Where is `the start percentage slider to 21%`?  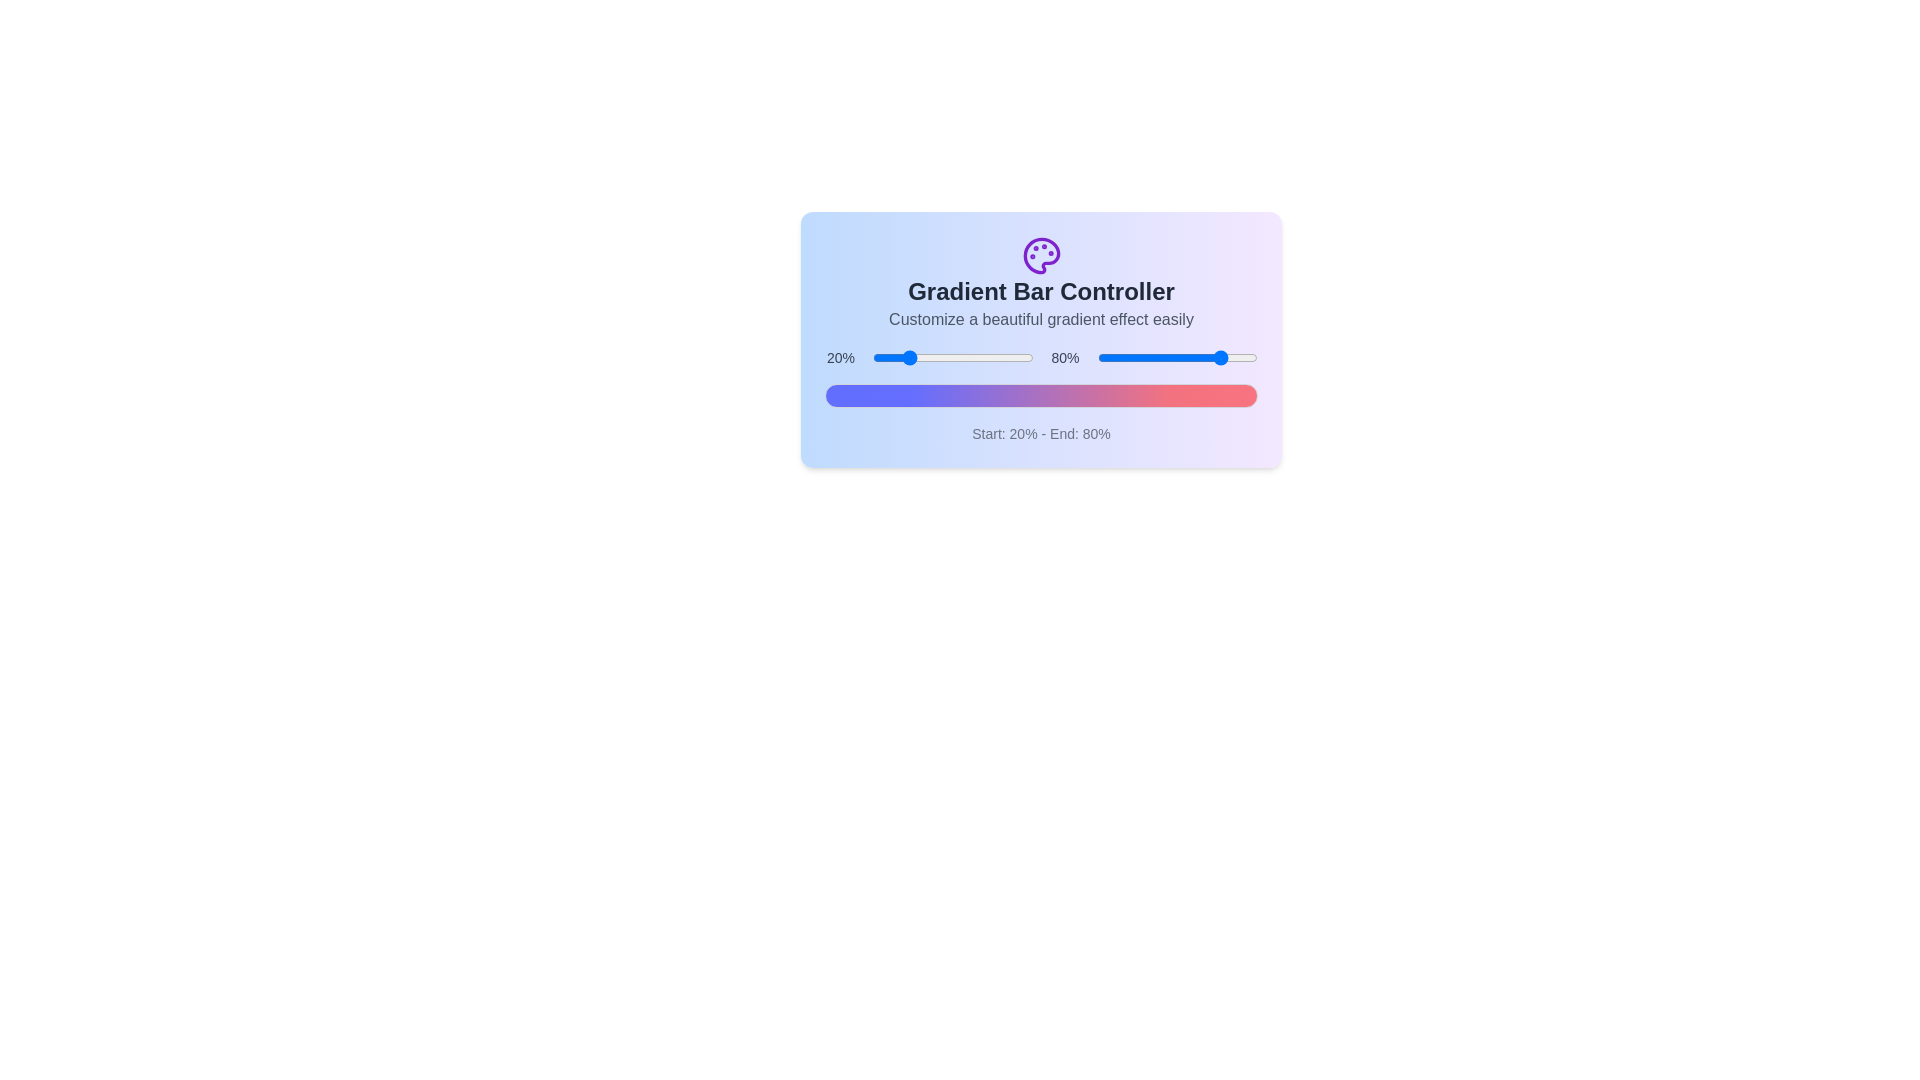
the start percentage slider to 21% is located at coordinates (905, 357).